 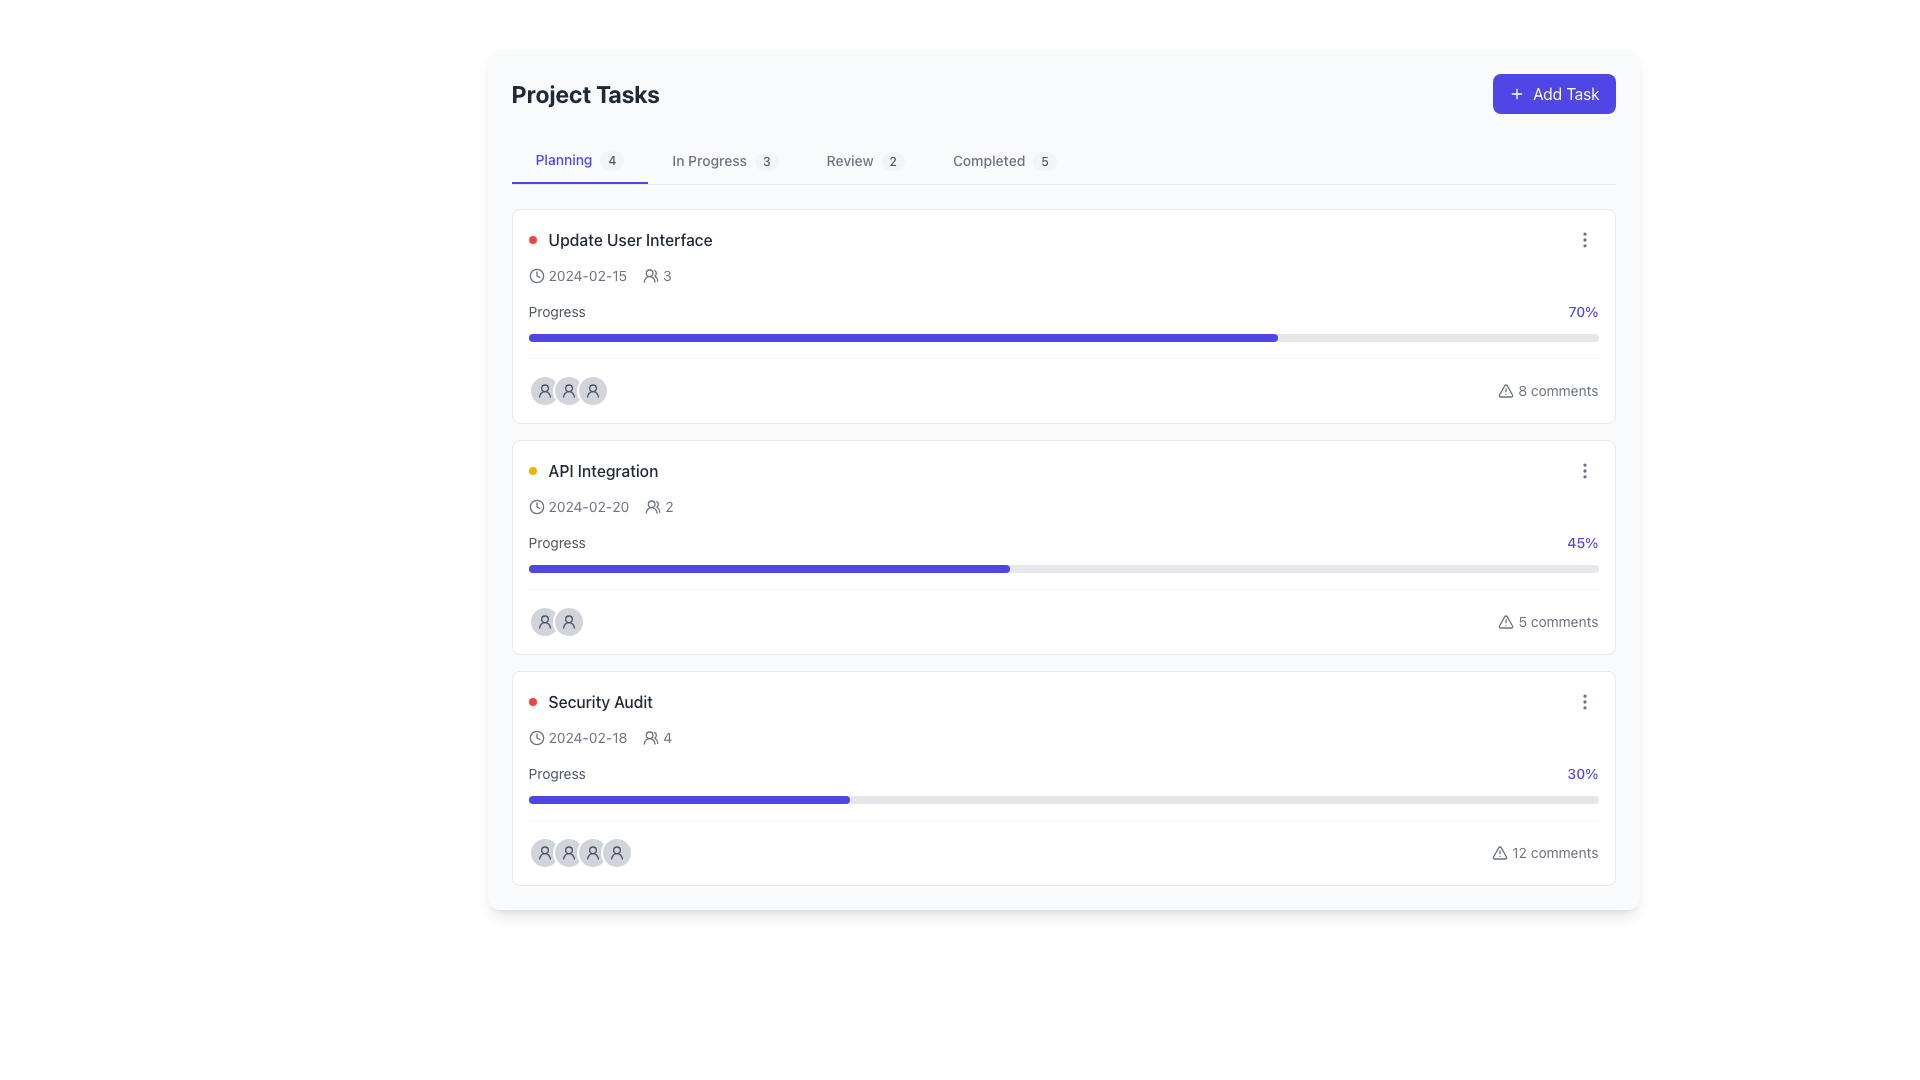 I want to click on the circular icon with a gray background and white border, which features an outline of a person in dark gray strokes, located in the bottom-left of the user icons under the 'Security Audit' task, so click(x=544, y=852).